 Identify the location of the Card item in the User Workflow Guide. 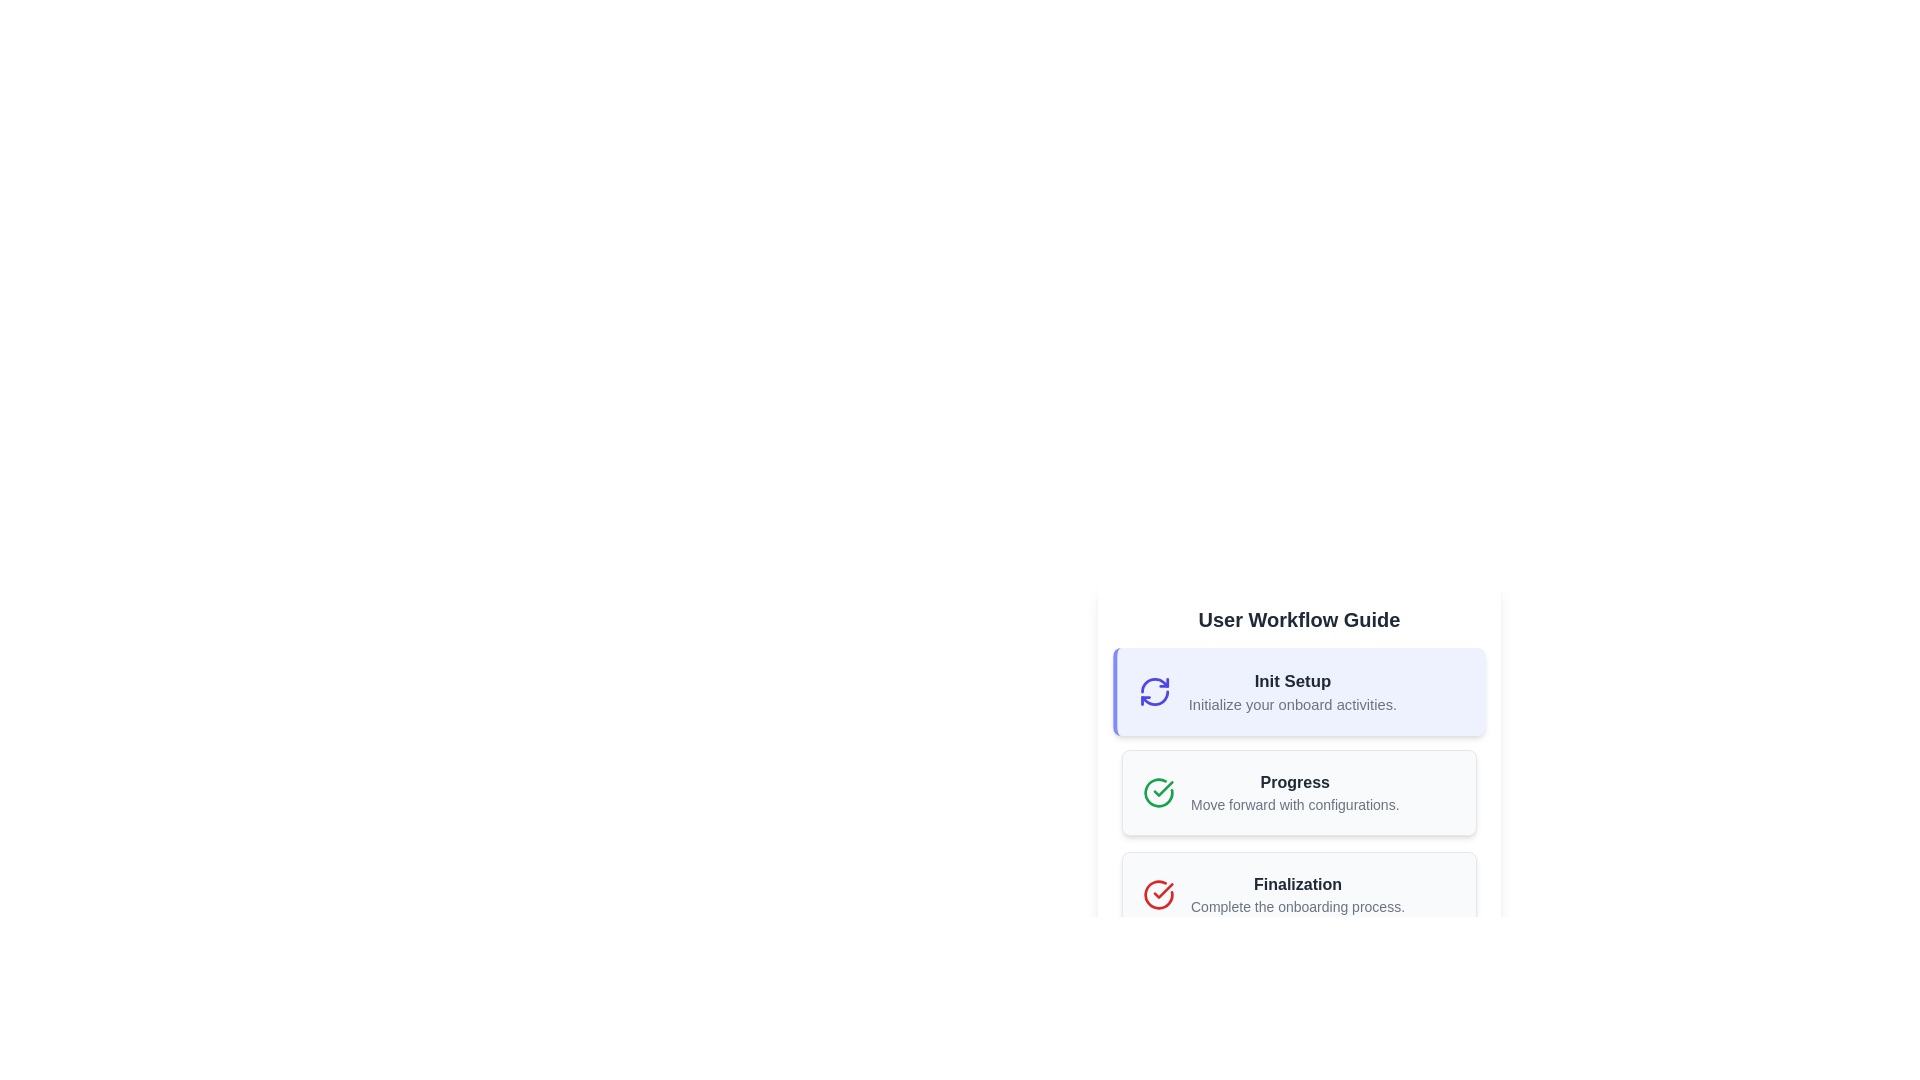
(1299, 793).